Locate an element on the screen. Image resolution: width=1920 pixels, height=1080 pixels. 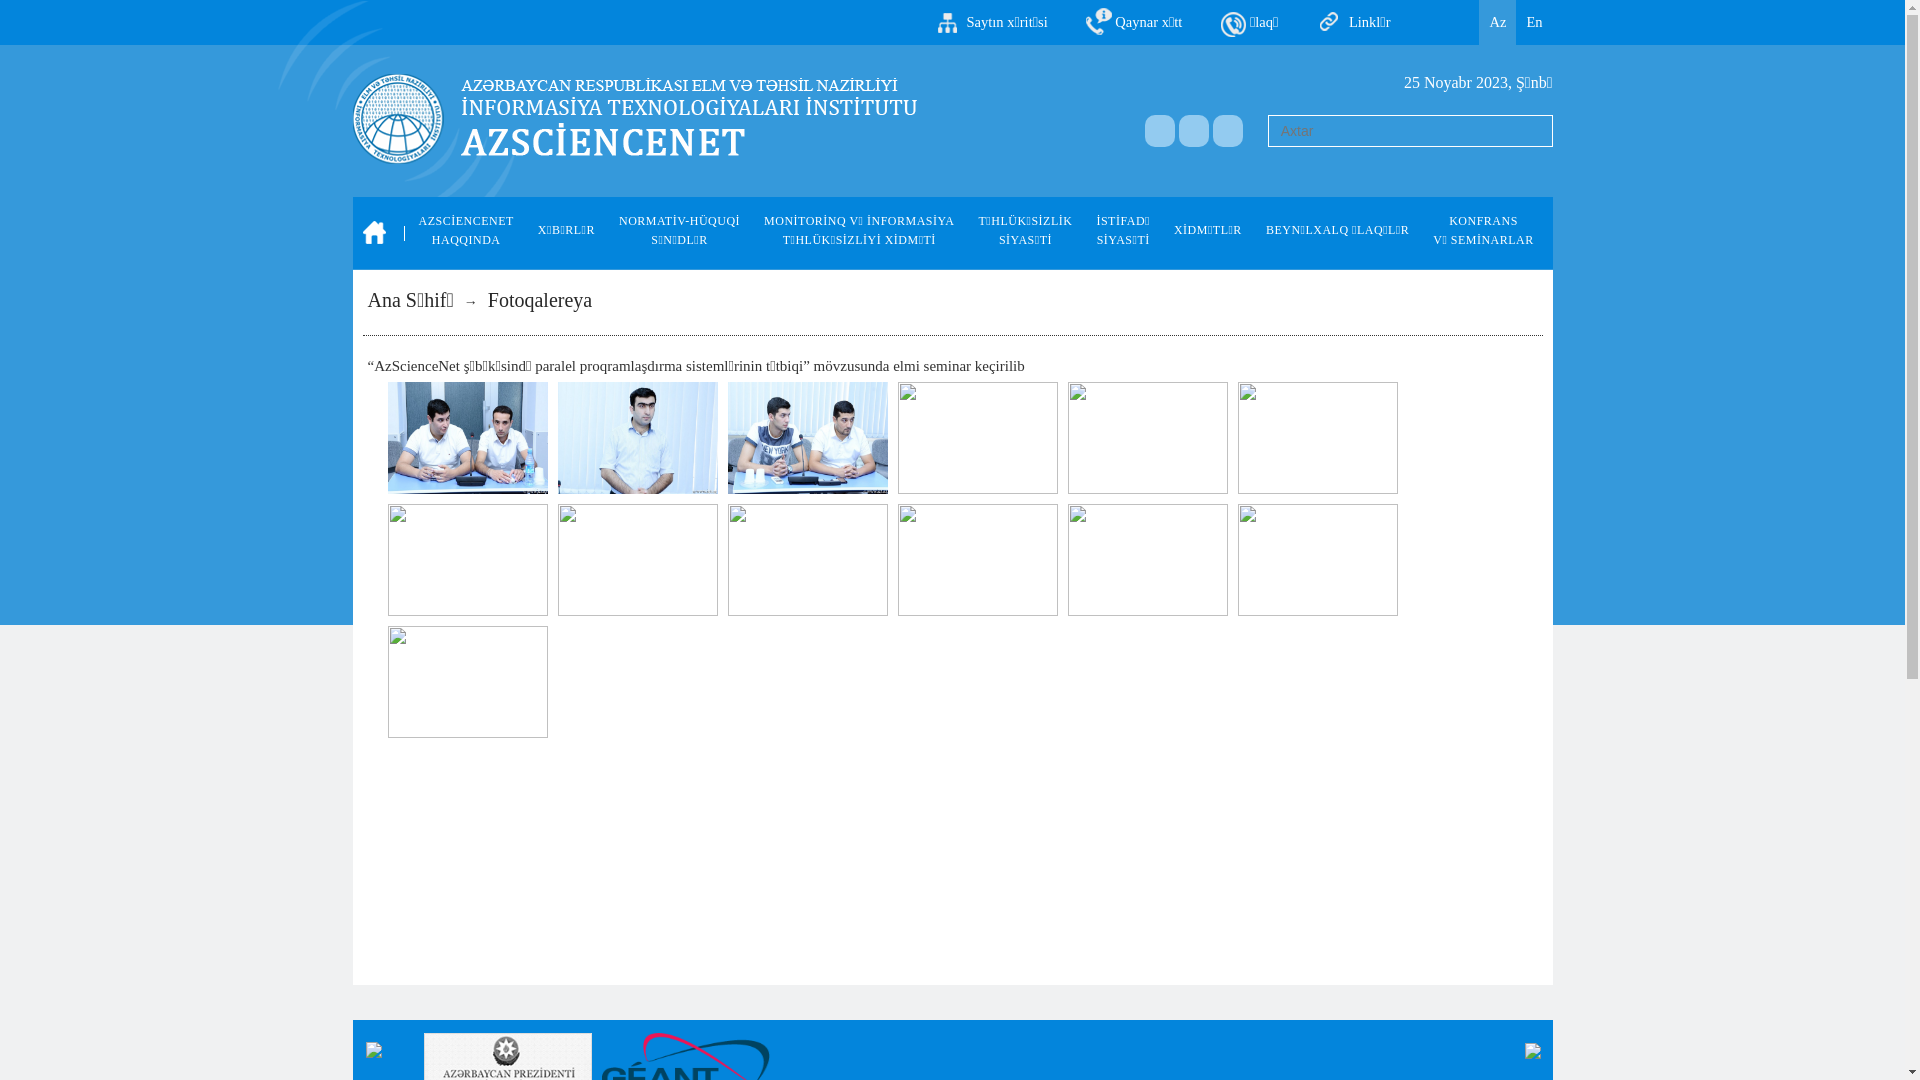
'Az' is located at coordinates (1497, 22).